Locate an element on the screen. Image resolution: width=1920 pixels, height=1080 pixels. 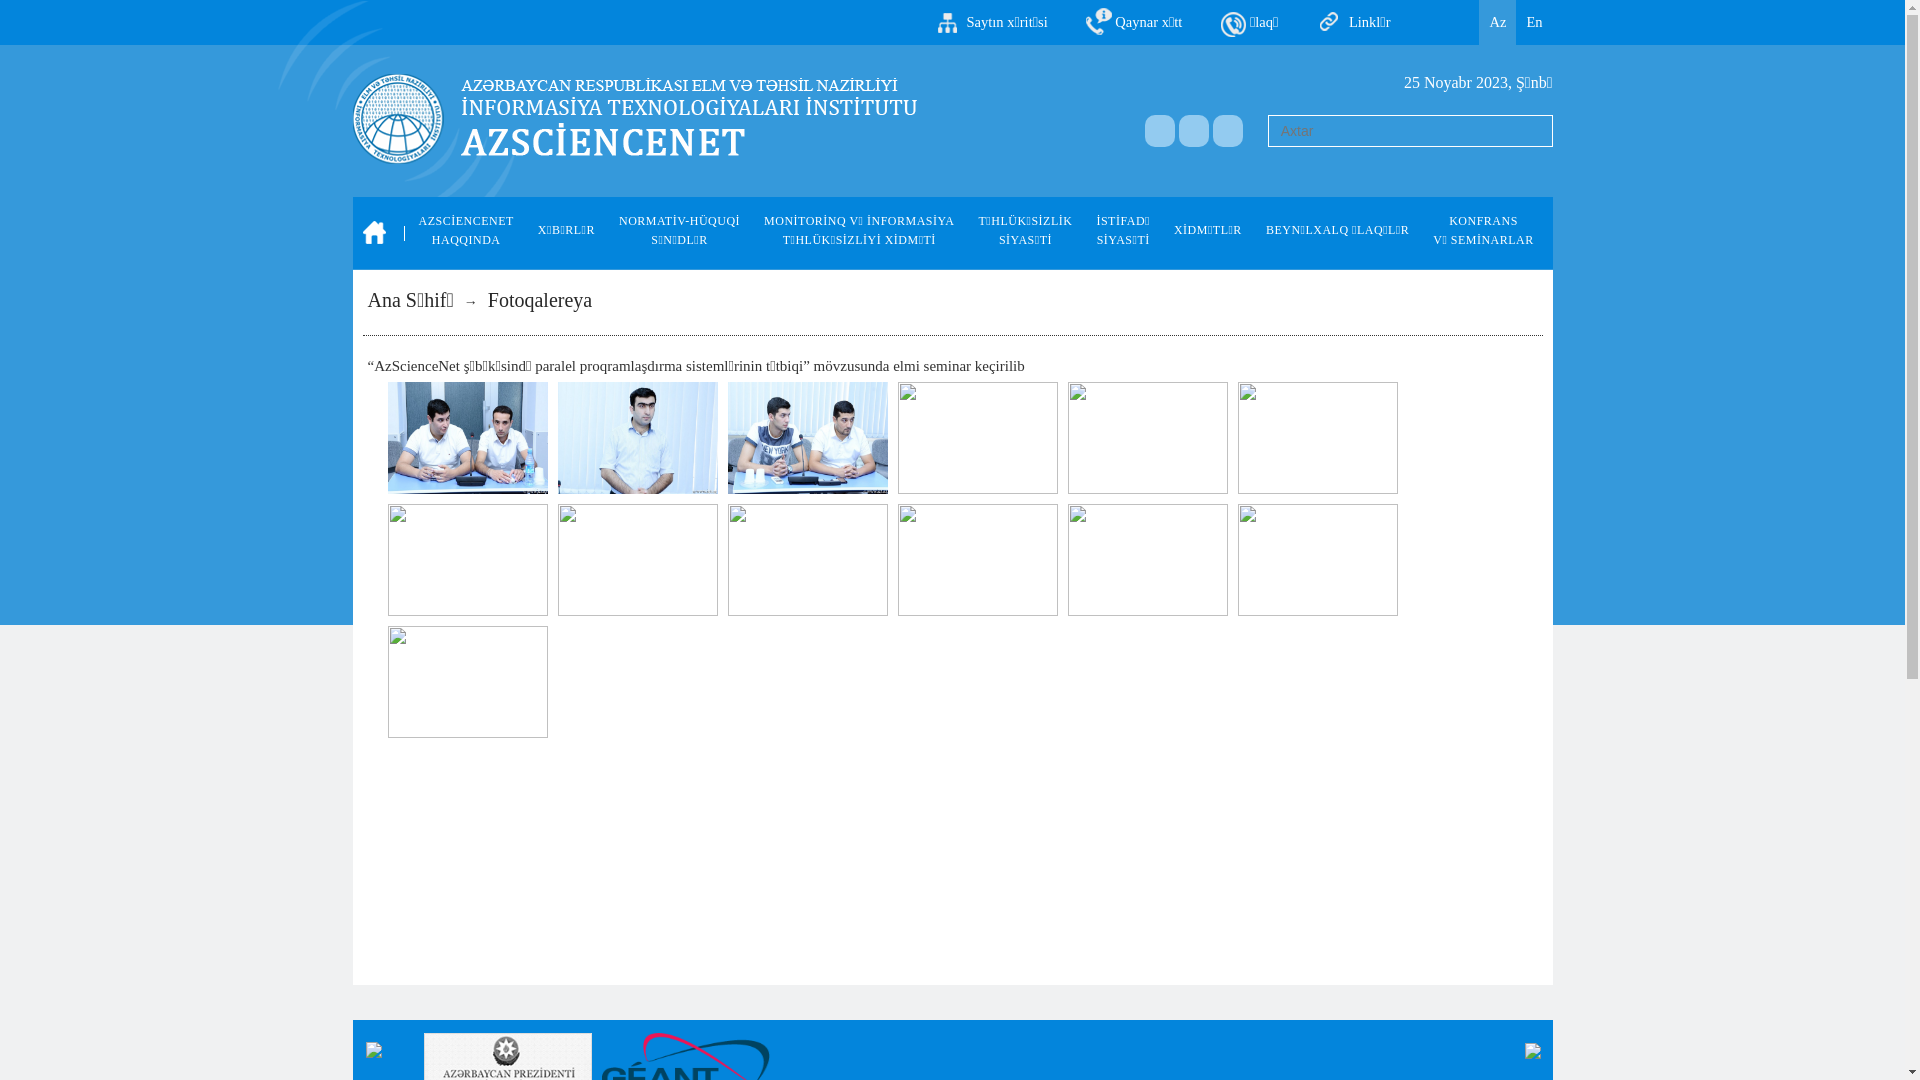
'Az' is located at coordinates (1497, 22).